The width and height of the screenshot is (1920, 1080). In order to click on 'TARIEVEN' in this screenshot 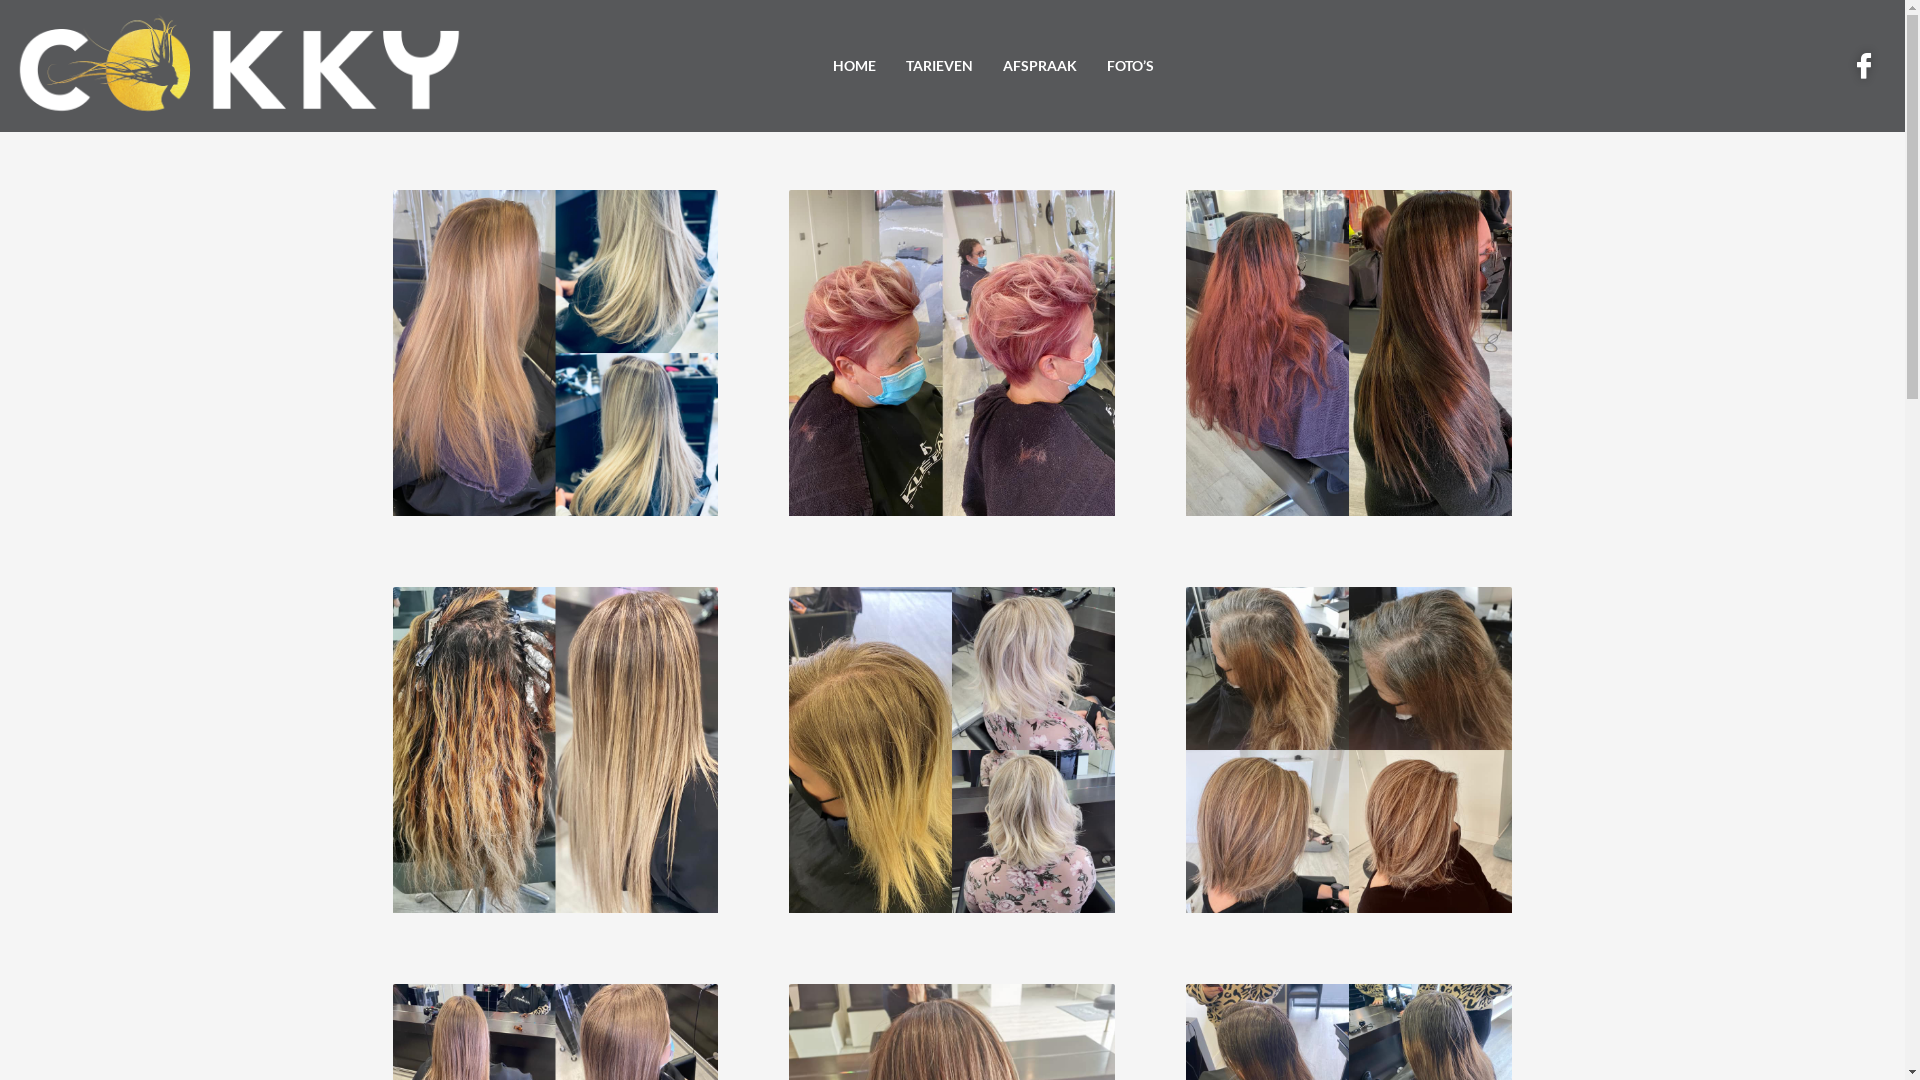, I will do `click(938, 65)`.